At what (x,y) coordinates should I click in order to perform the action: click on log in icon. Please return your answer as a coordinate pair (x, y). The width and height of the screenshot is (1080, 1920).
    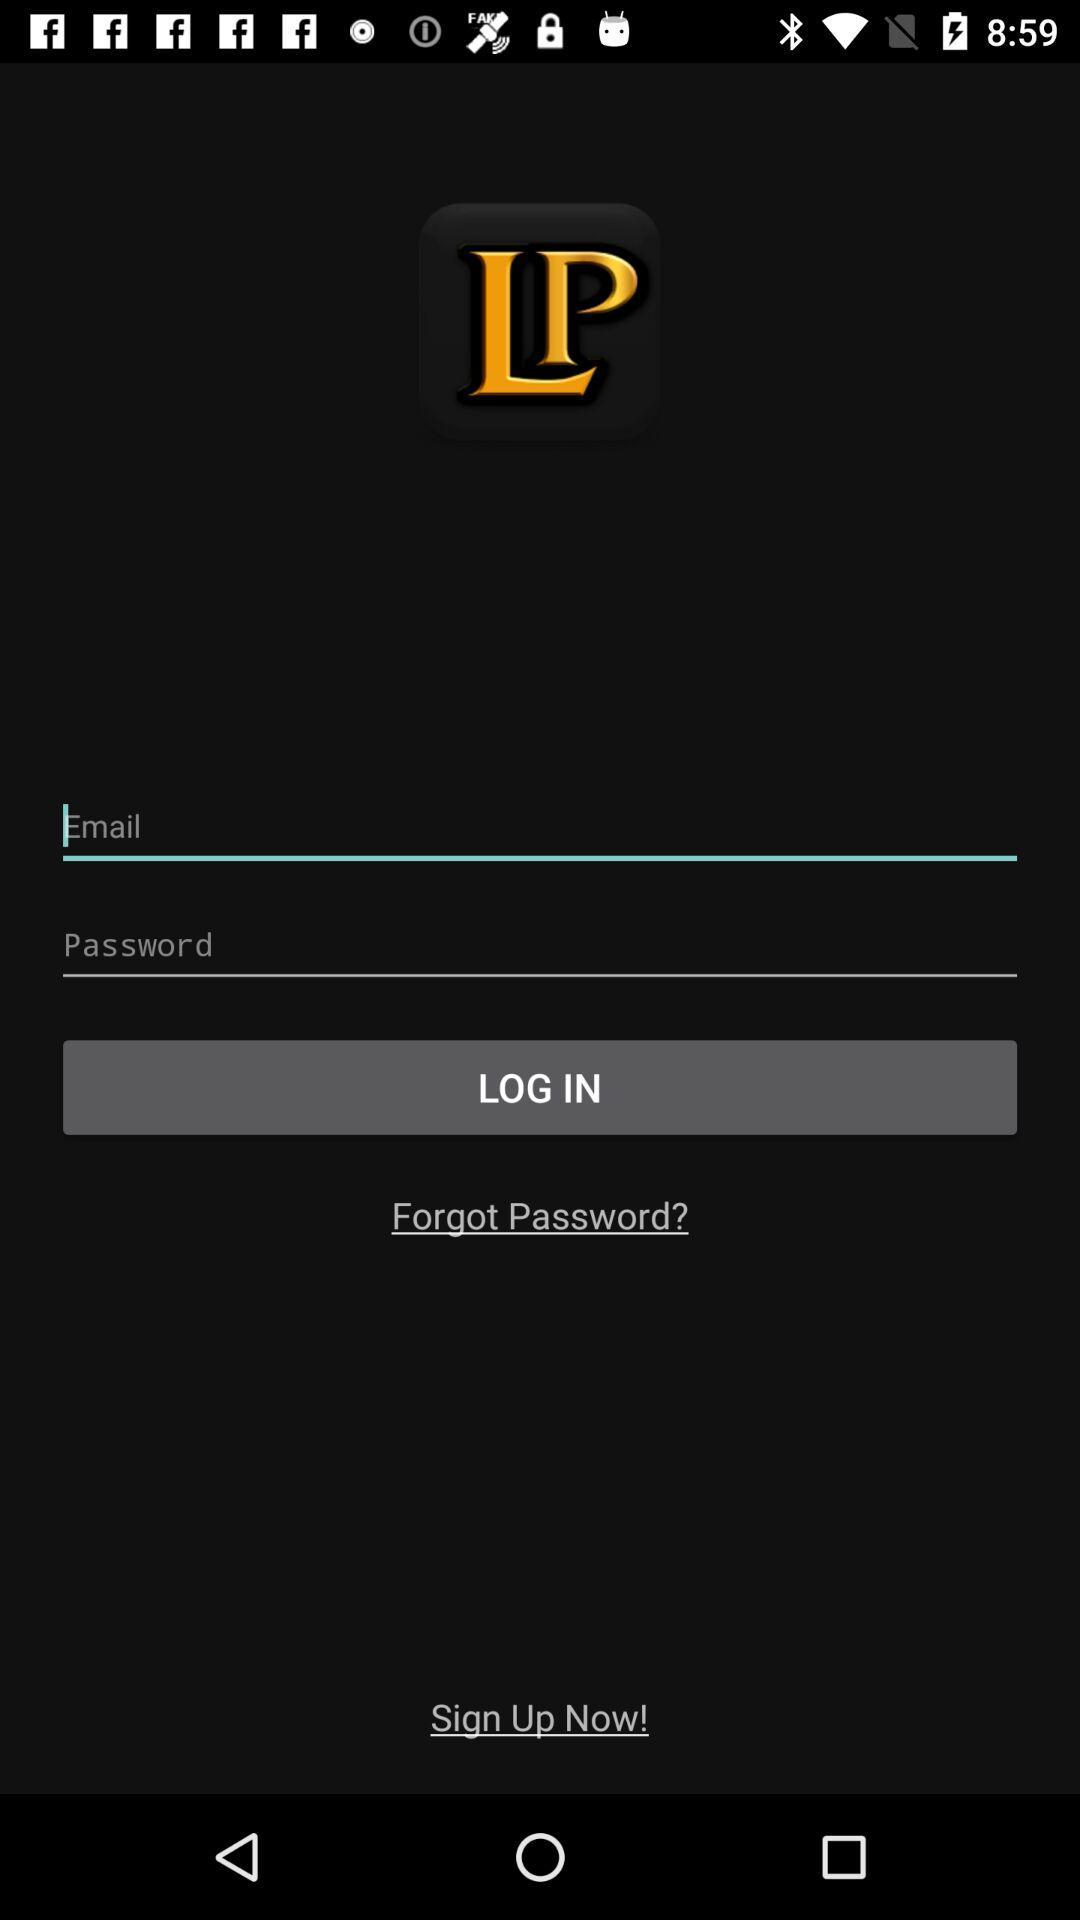
    Looking at the image, I should click on (540, 1086).